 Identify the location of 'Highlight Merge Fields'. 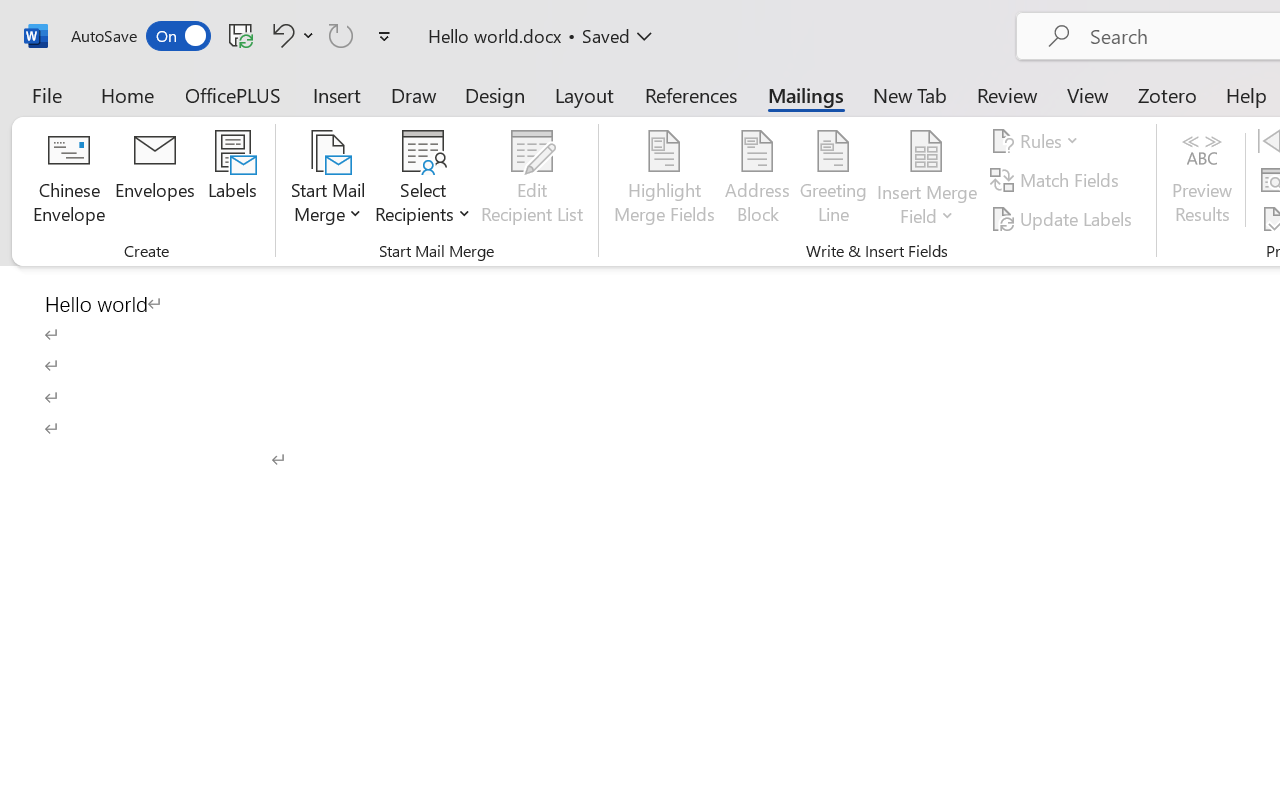
(664, 179).